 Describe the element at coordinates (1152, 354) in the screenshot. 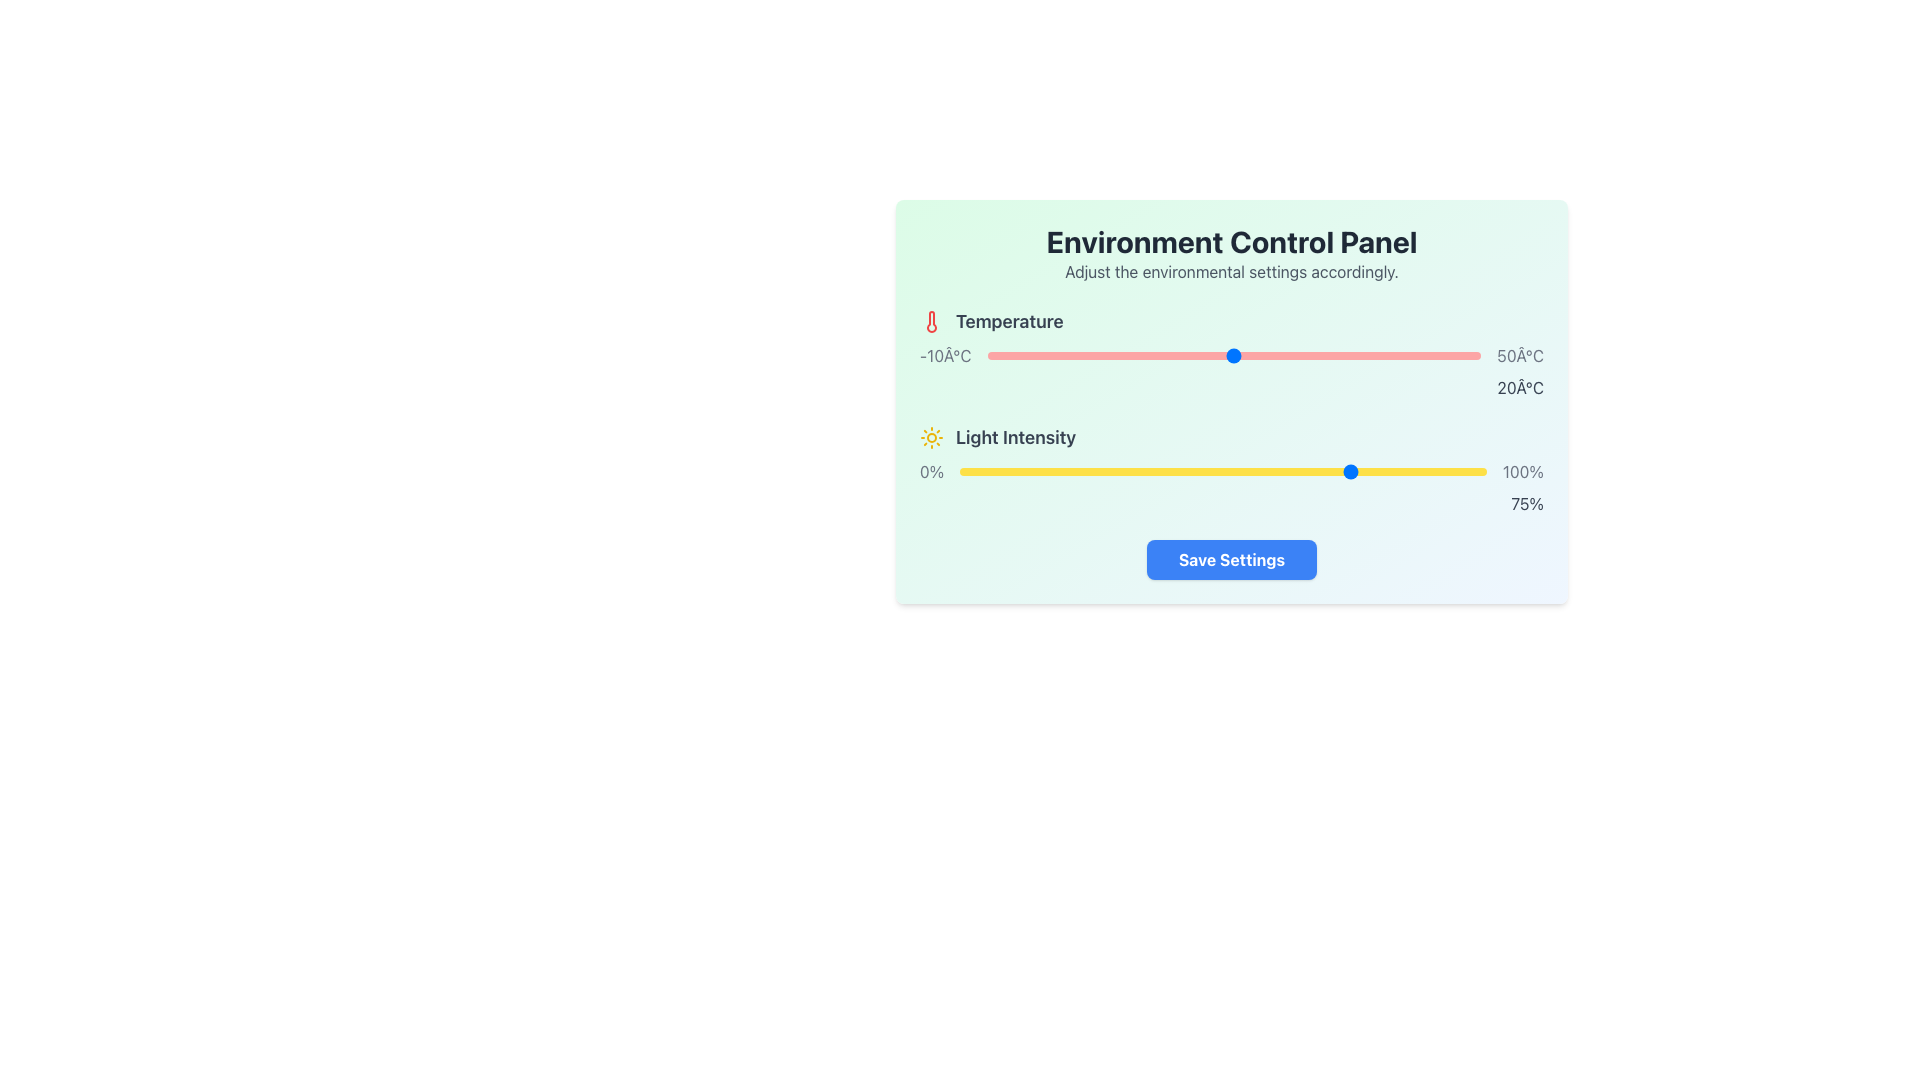

I see `the temperature slider` at that location.